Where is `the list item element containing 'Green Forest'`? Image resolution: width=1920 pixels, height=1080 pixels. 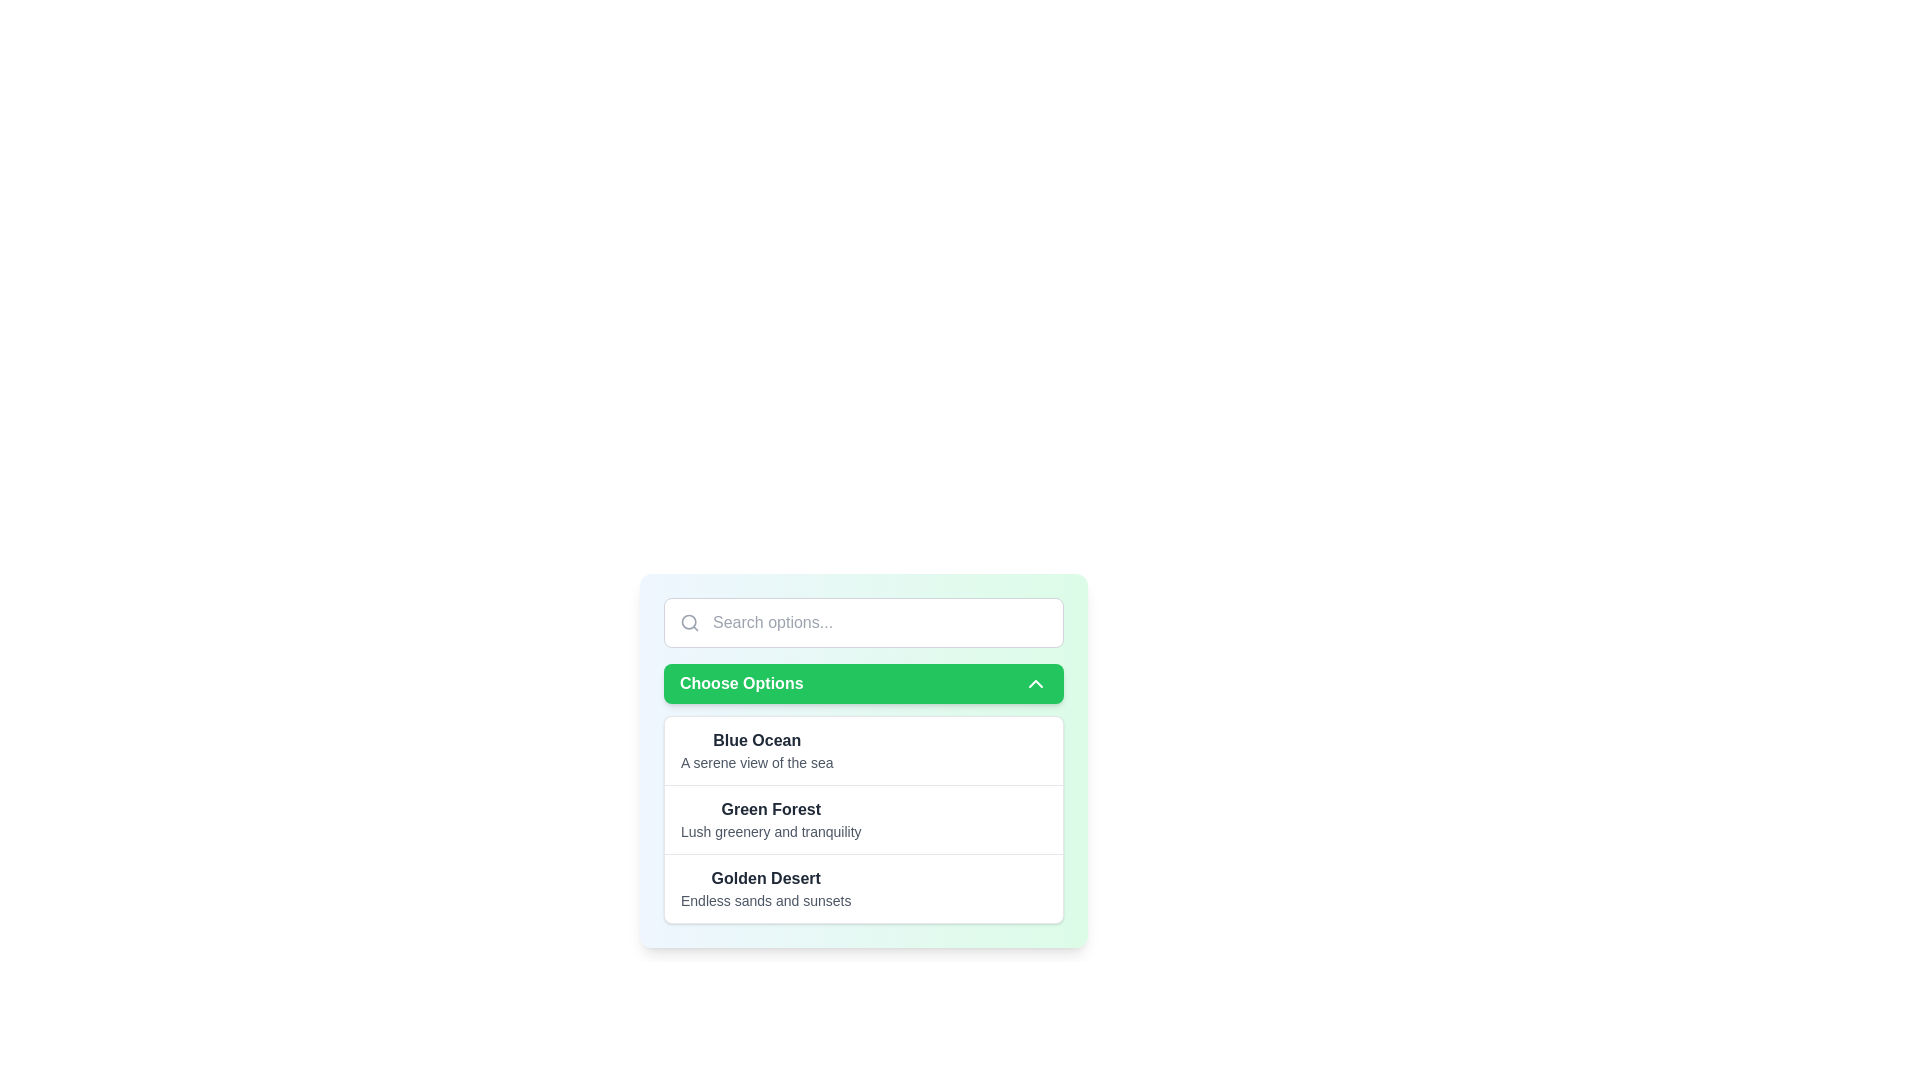 the list item element containing 'Green Forest' is located at coordinates (770, 820).